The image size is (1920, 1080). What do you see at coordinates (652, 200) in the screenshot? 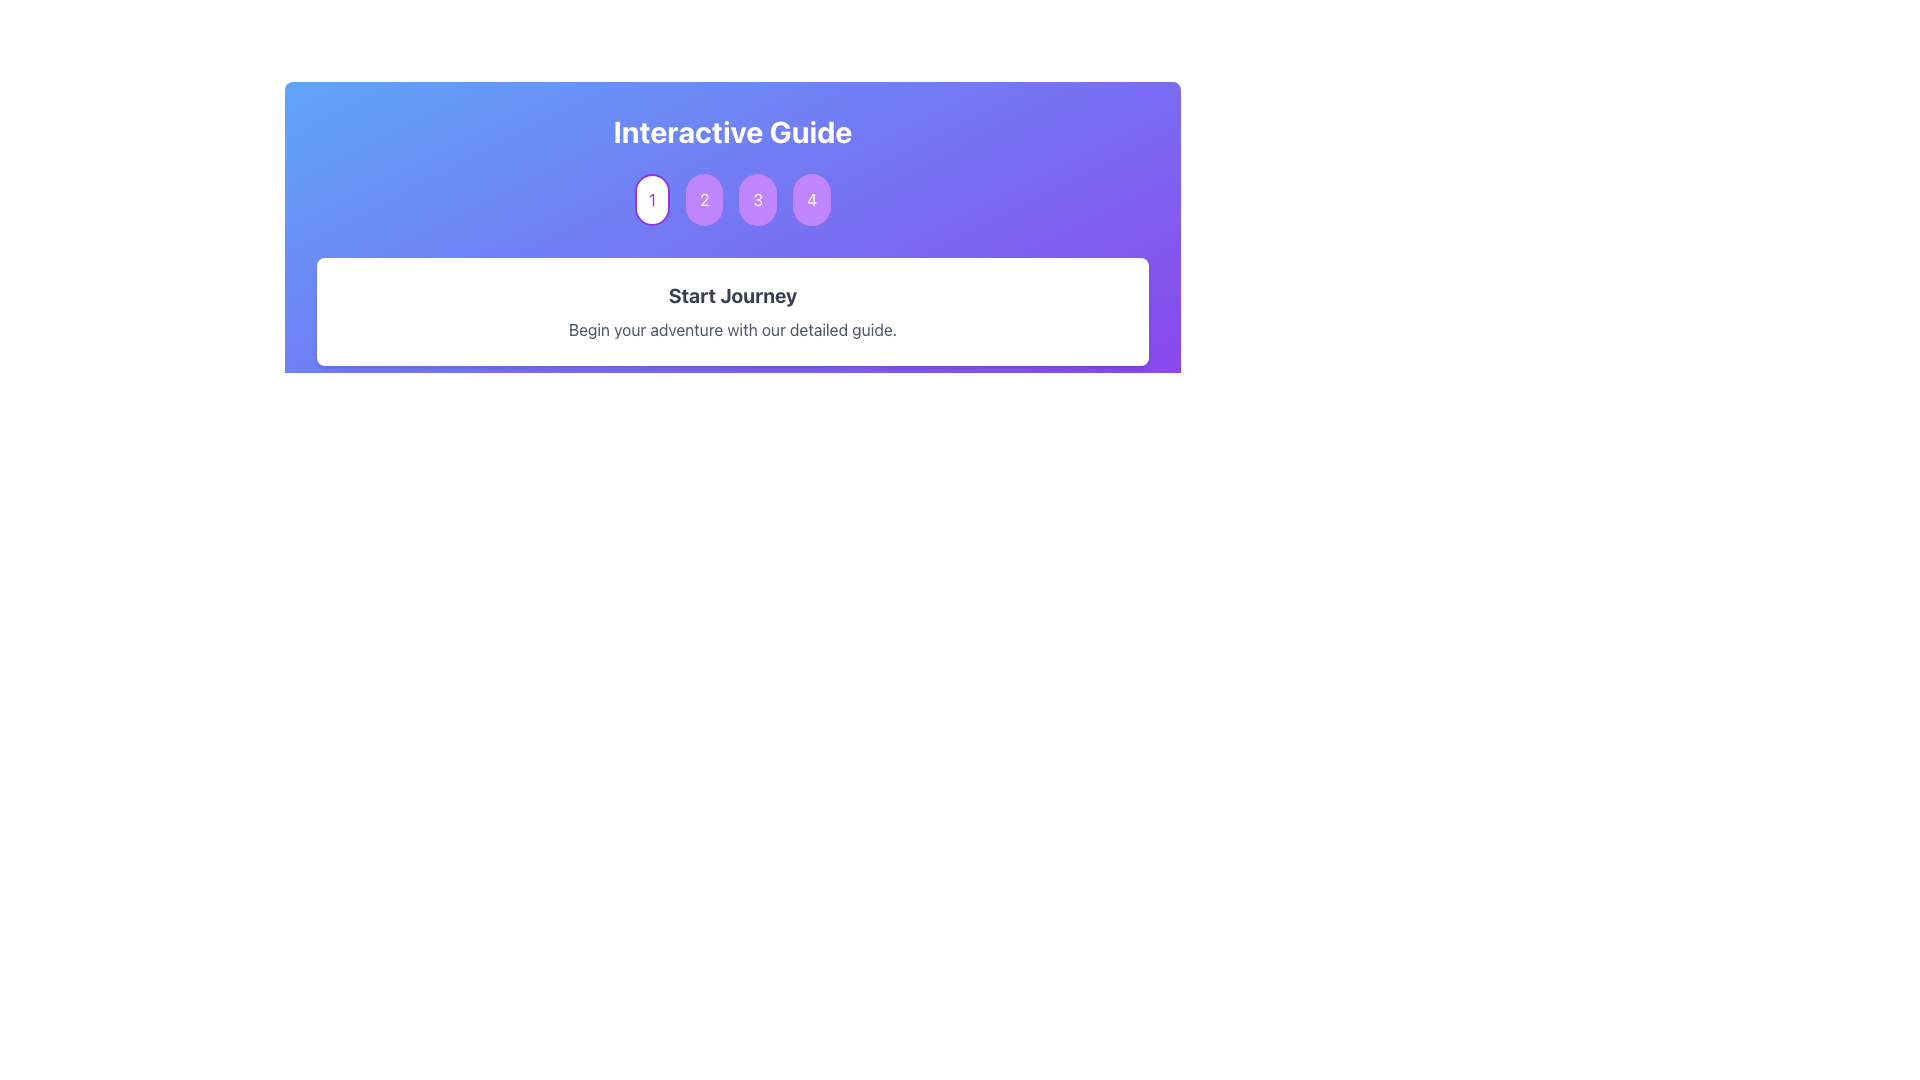
I see `the circular button labeled '1' with a white background and purple border` at bounding box center [652, 200].